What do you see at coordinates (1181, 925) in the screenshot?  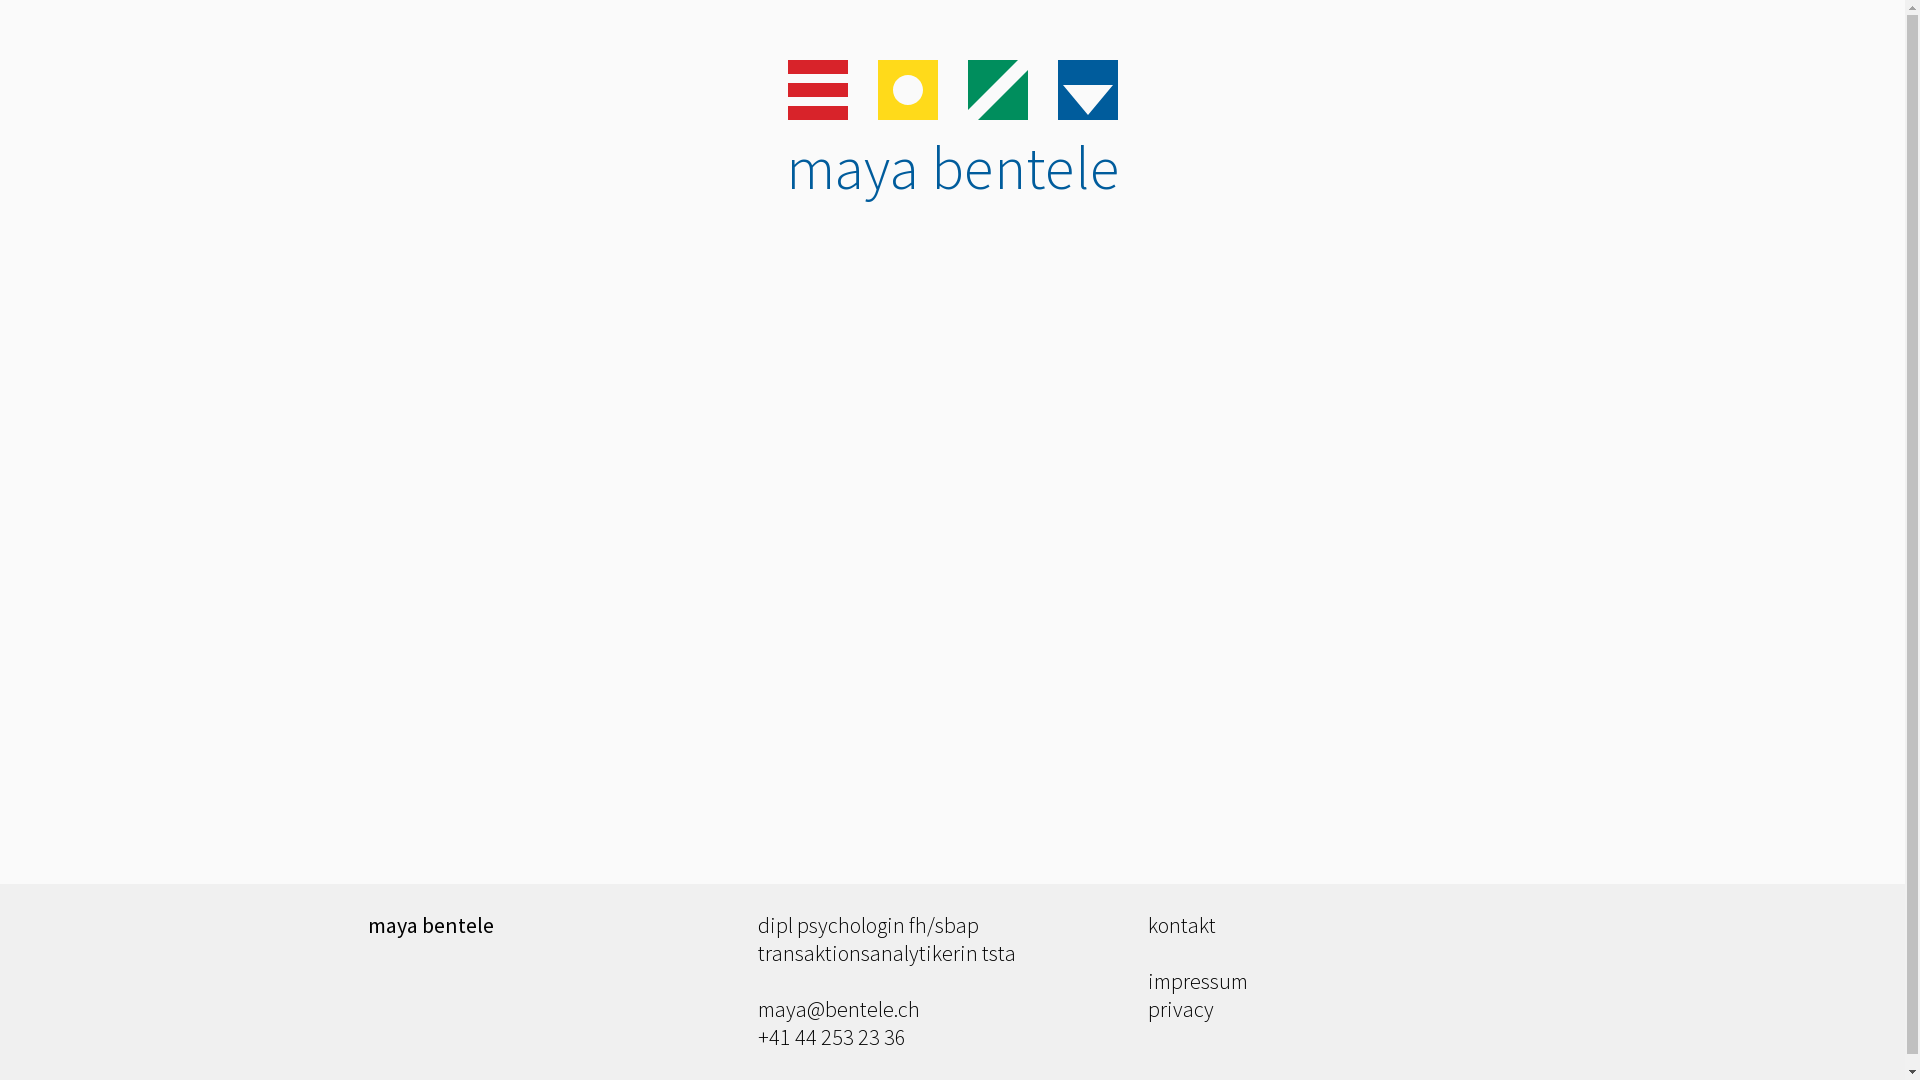 I see `'kontakt'` at bounding box center [1181, 925].